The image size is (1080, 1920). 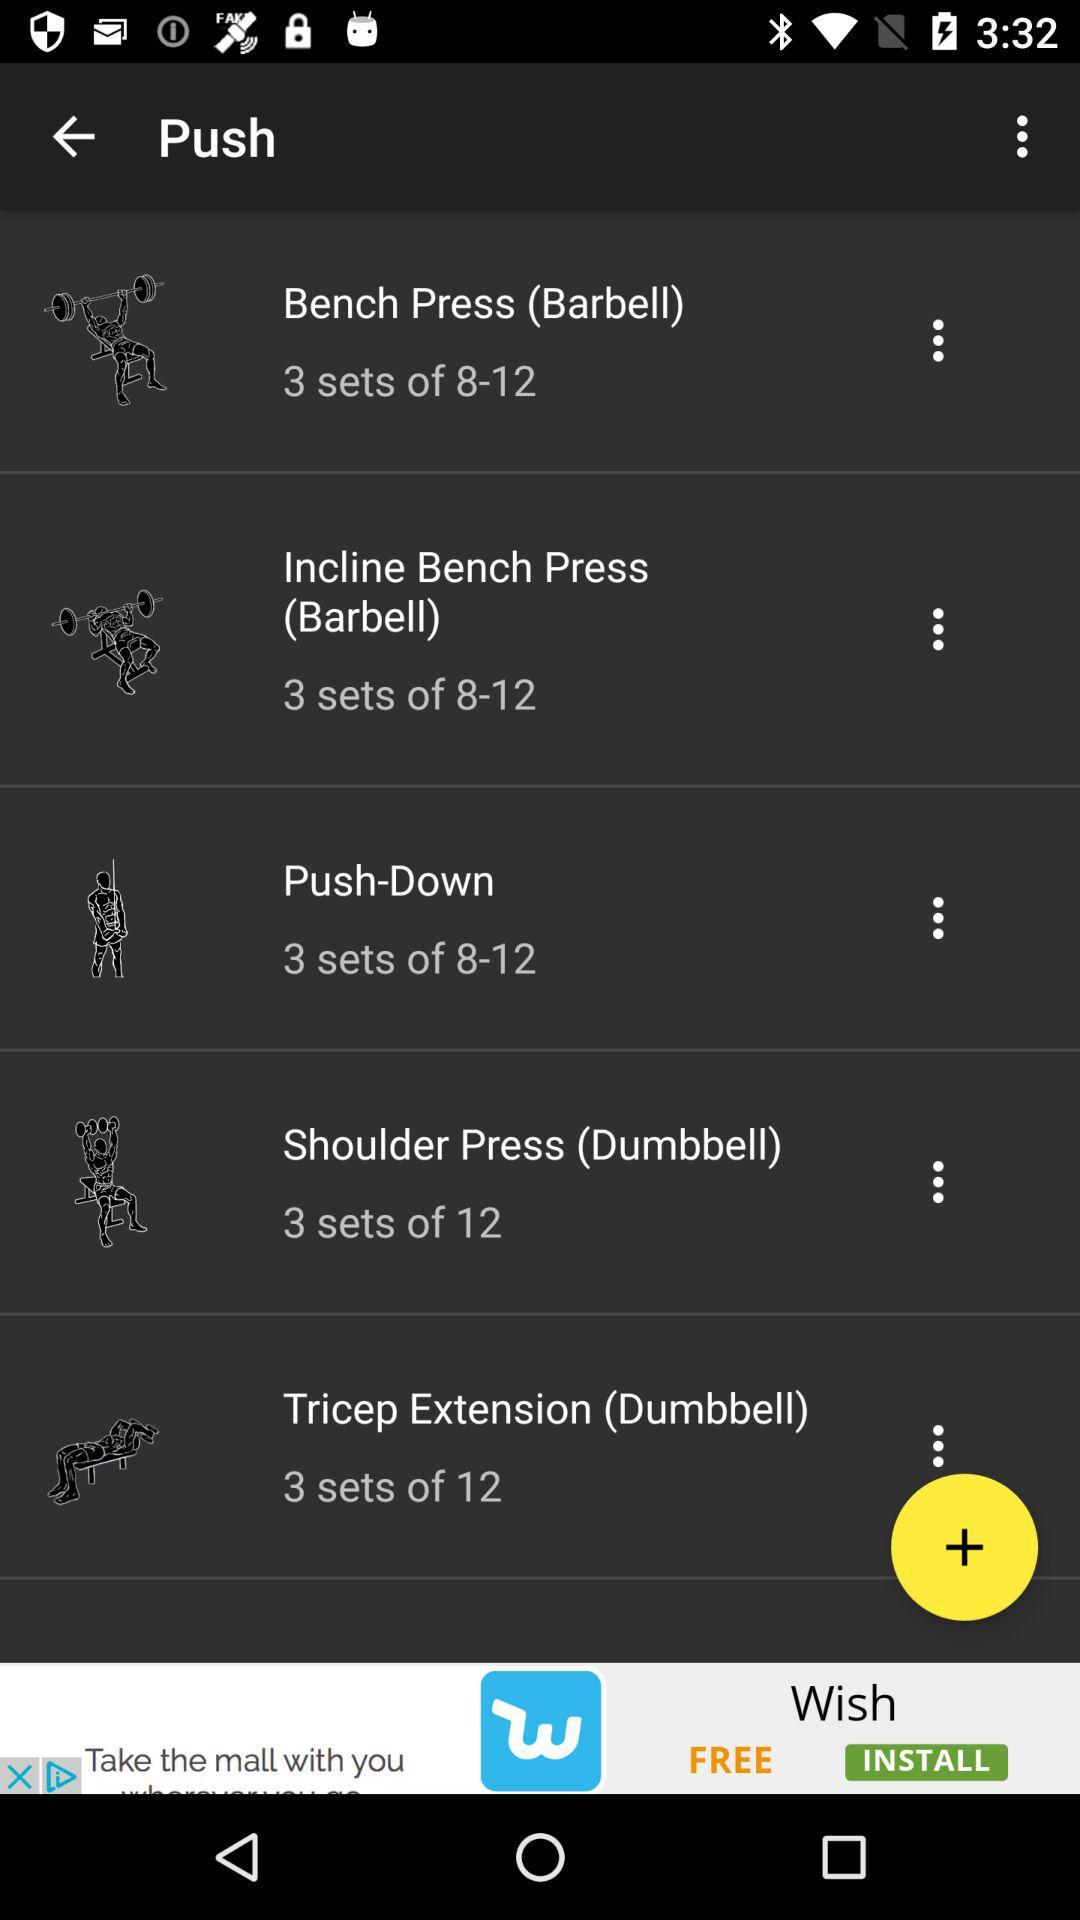 What do you see at coordinates (938, 340) in the screenshot?
I see `setting` at bounding box center [938, 340].